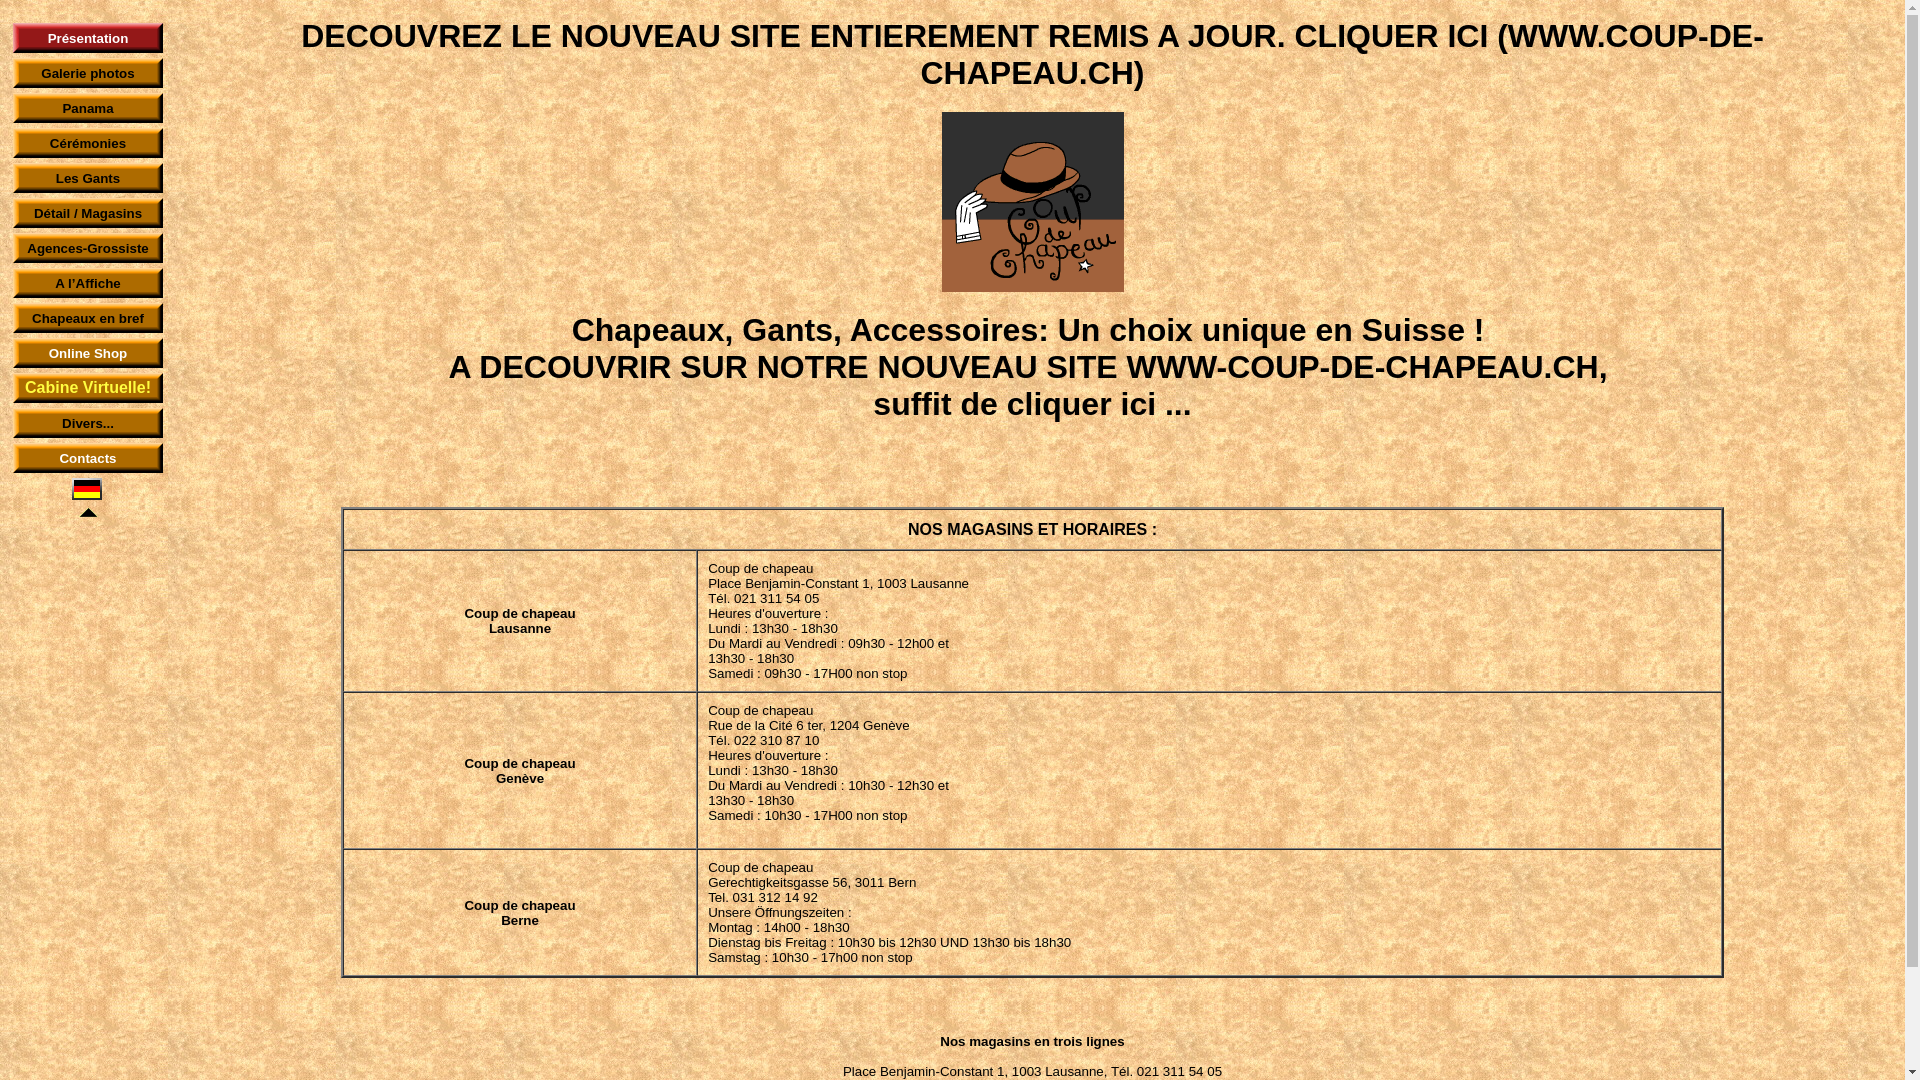 This screenshot has width=1920, height=1080. Describe the element at coordinates (62, 107) in the screenshot. I see `'Panama'` at that location.